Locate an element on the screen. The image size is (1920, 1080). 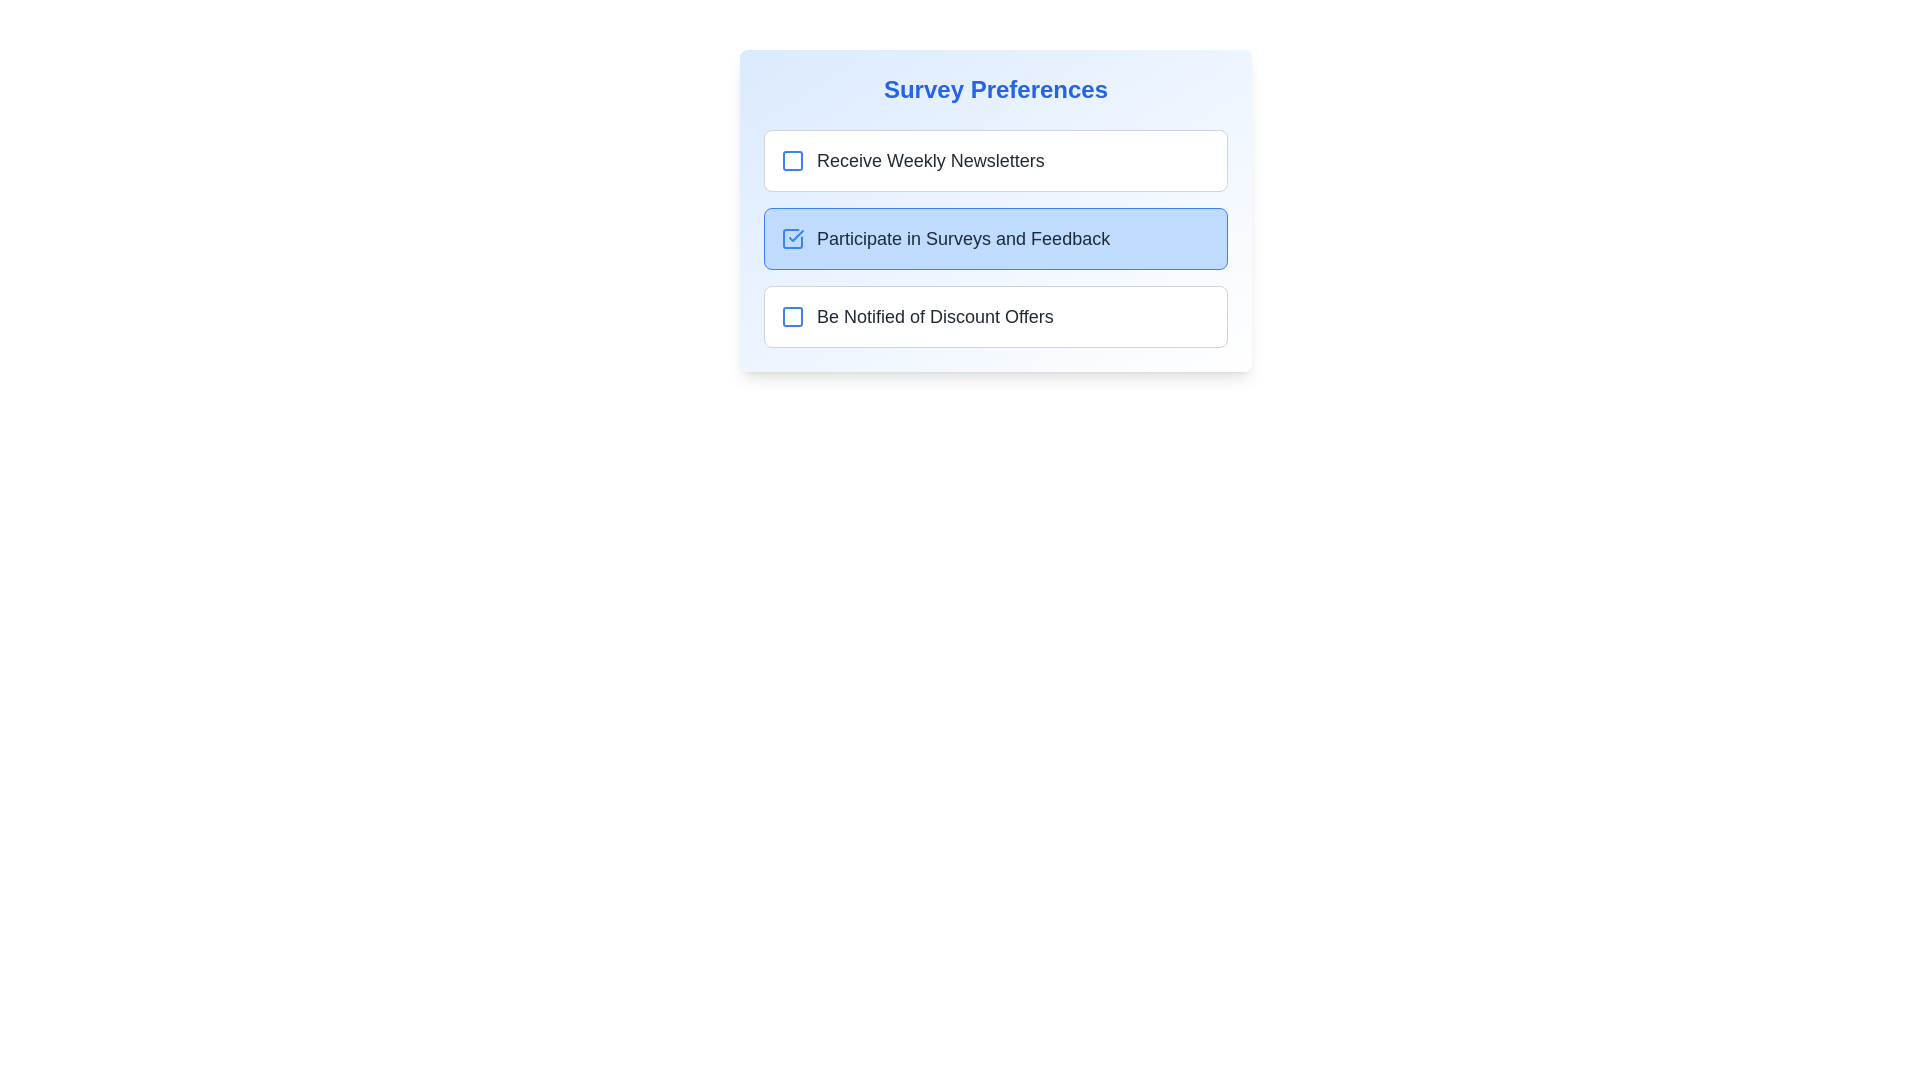
the checkbox of the second selectable list item labeled 'Participate in Surveys and Feedback' within the 'Survey Preferences' card is located at coordinates (996, 238).